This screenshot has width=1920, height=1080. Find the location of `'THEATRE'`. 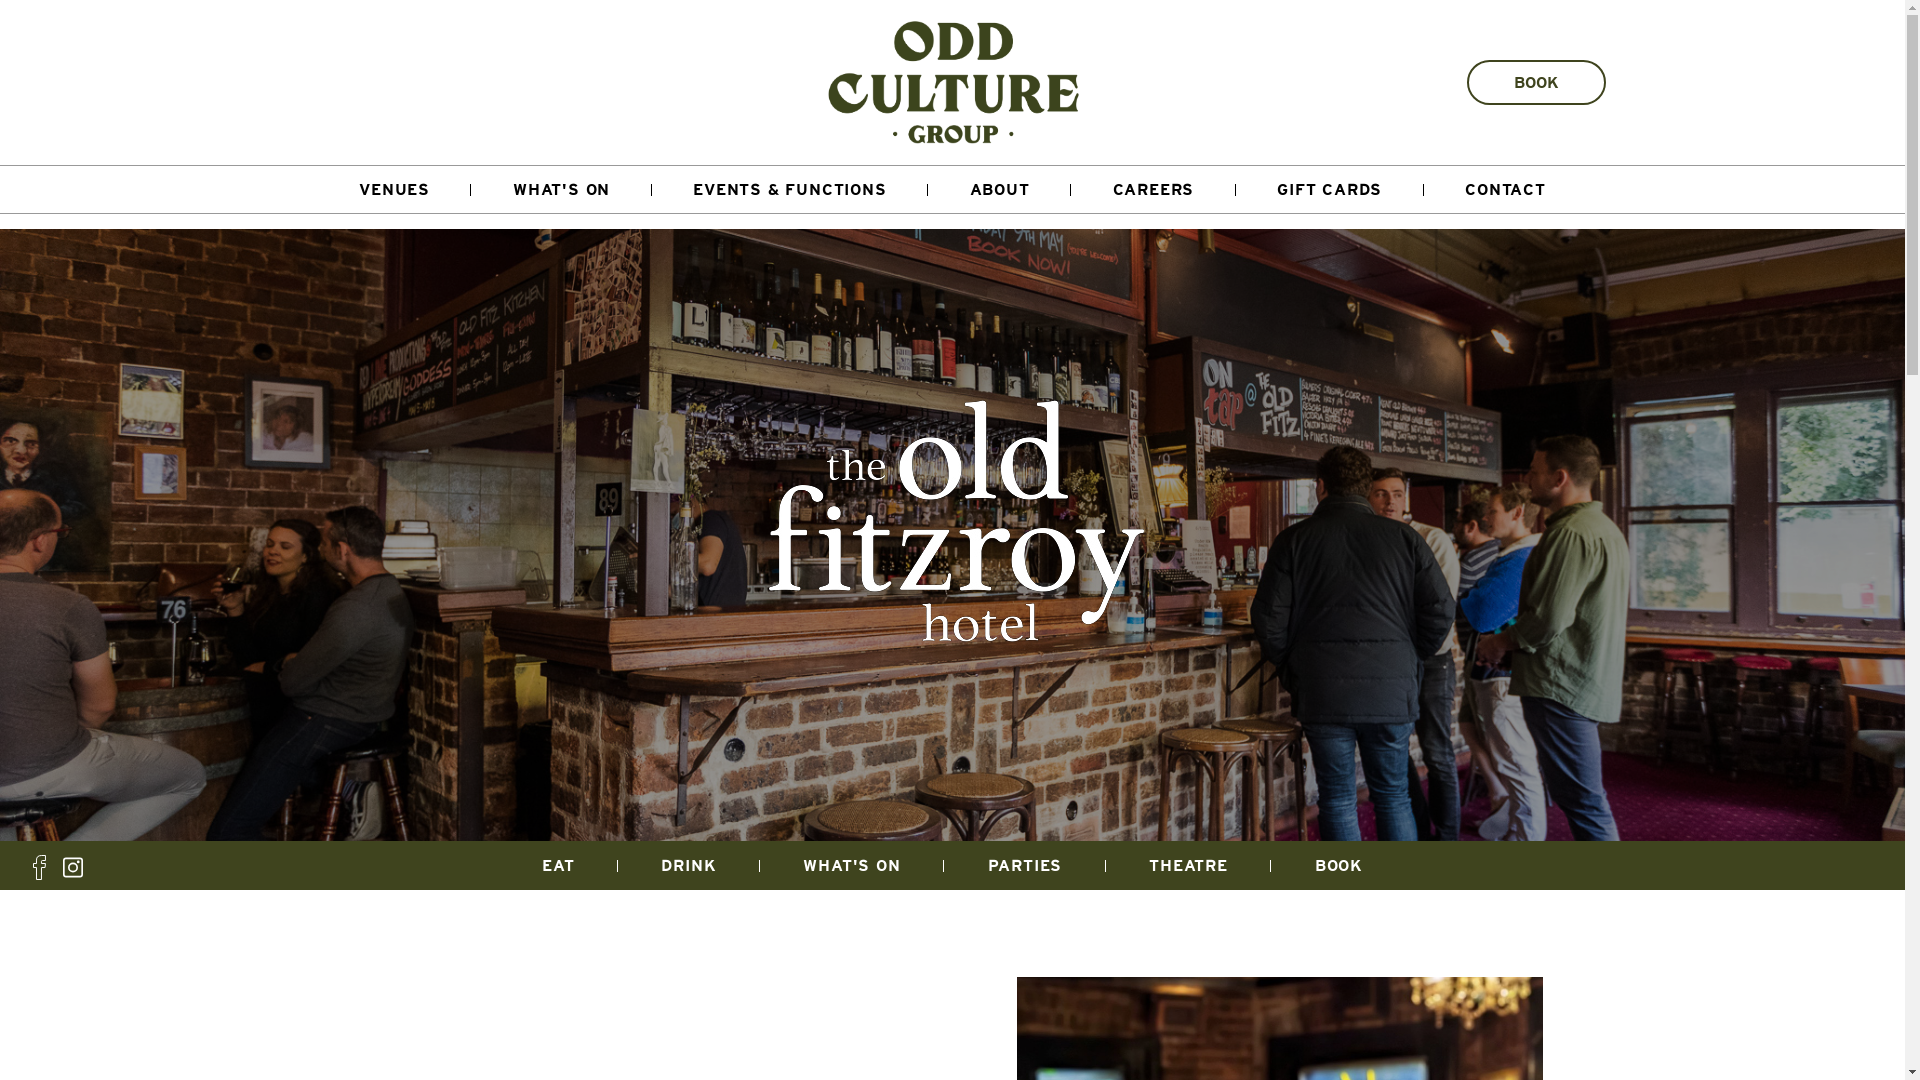

'THEATRE' is located at coordinates (1189, 864).